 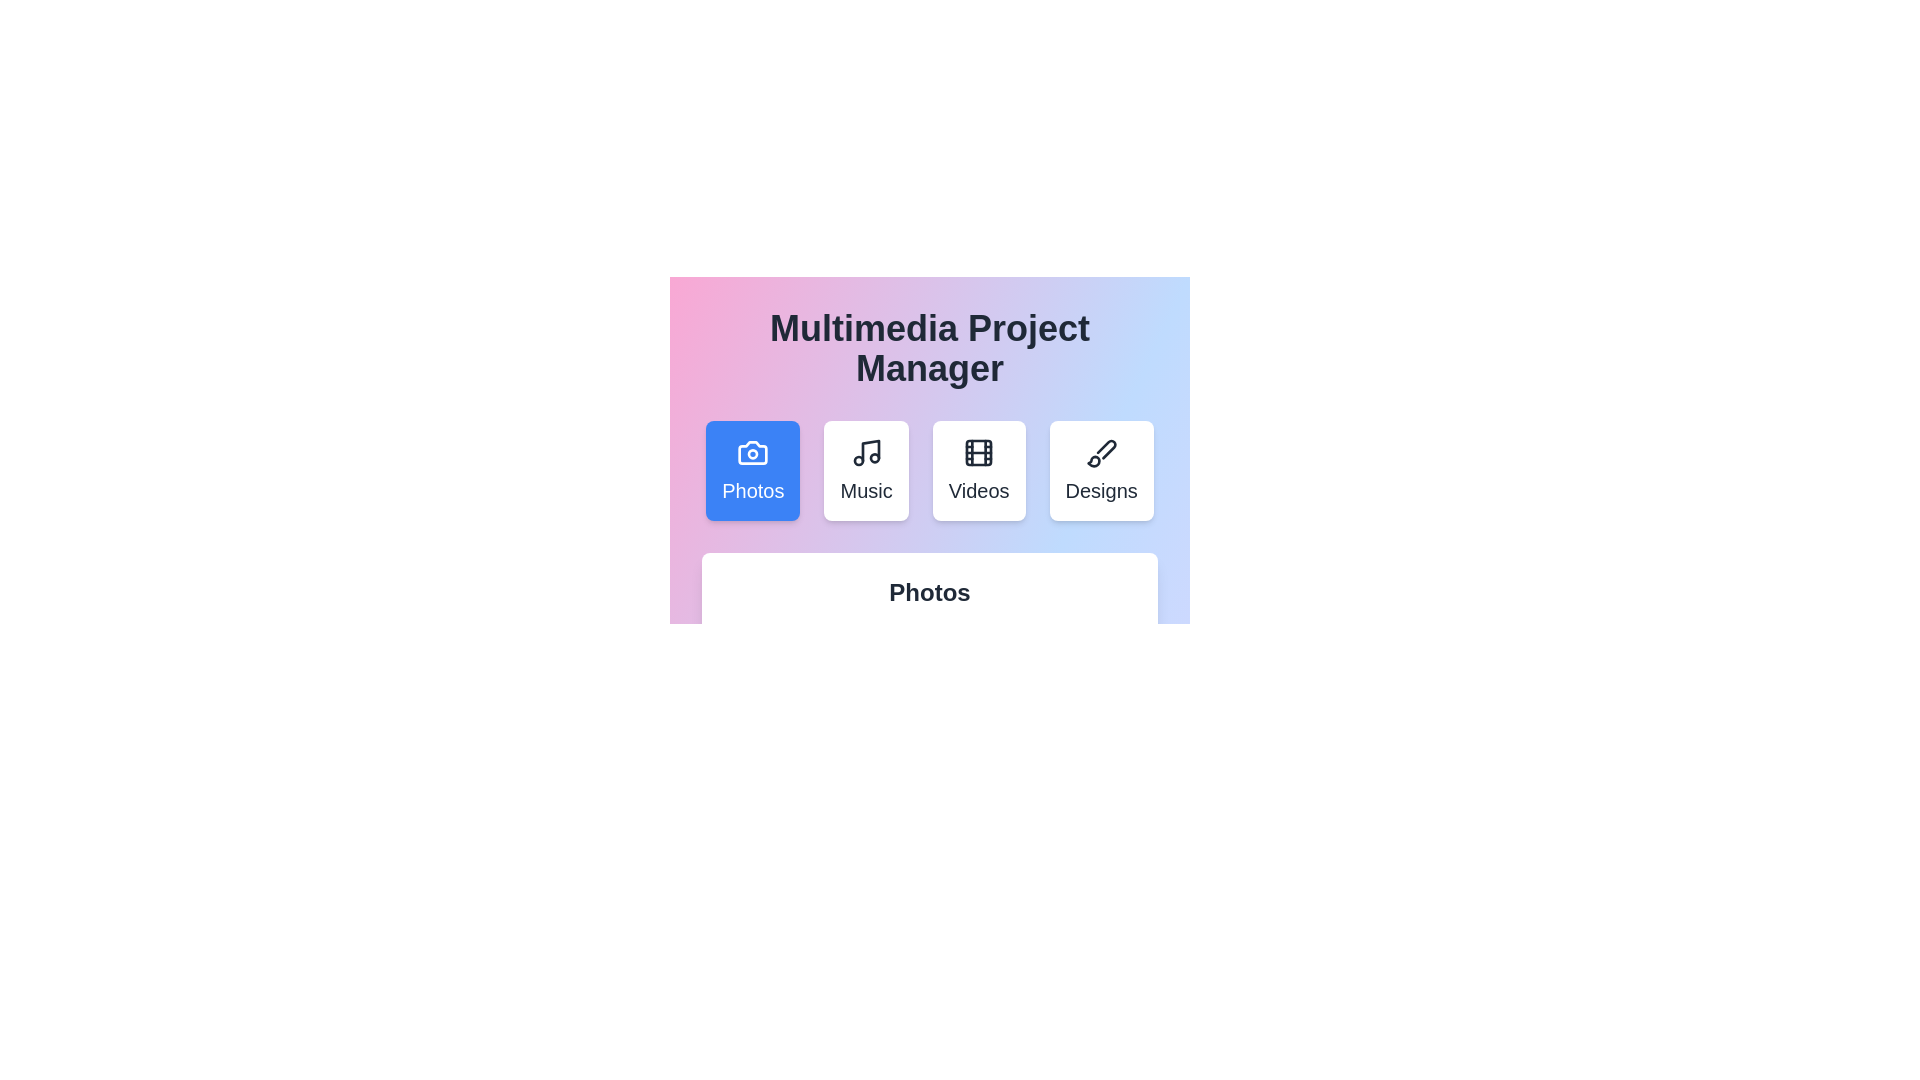 I want to click on the 'Photos' tab to ensure its content is displayed, so click(x=752, y=470).